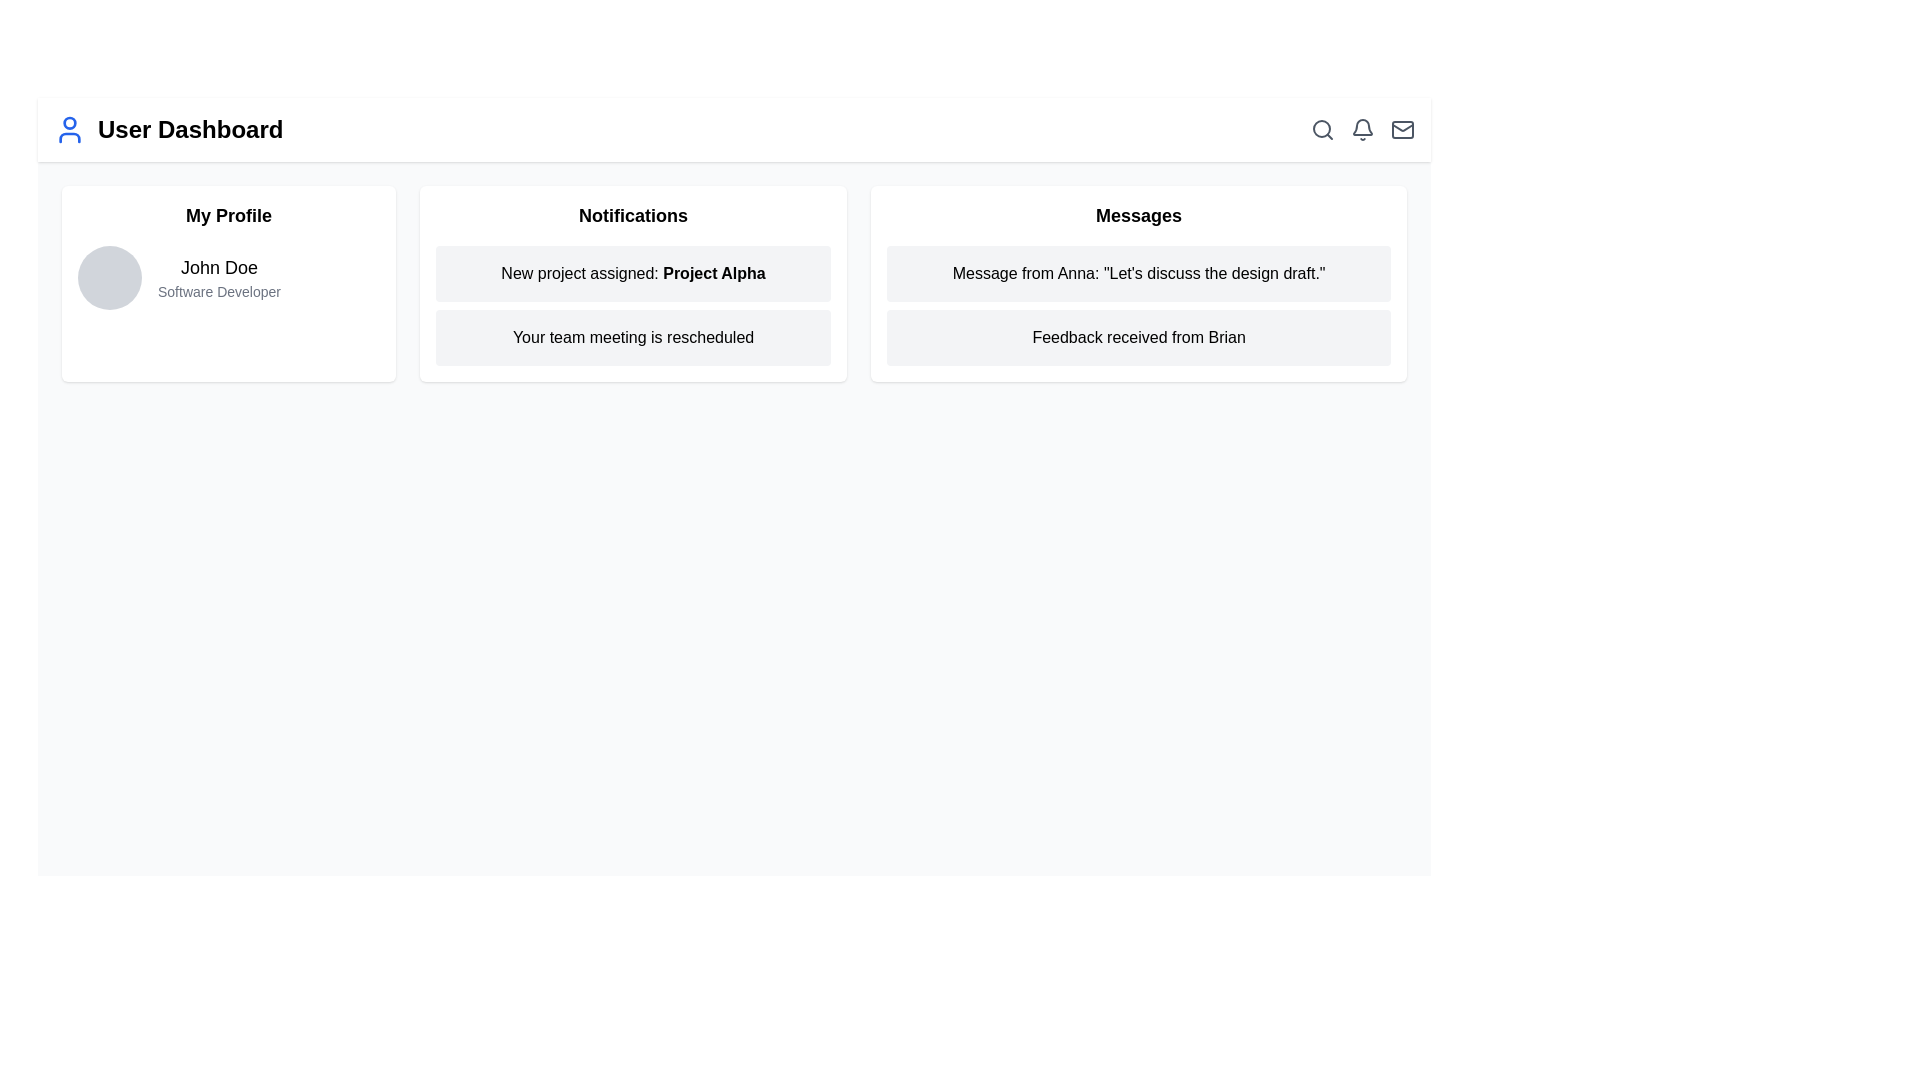  Describe the element at coordinates (228, 284) in the screenshot. I see `information displayed on the Informational card located in the top-left corner of the main content area, which provides an overview of the user's profile information including their name and role` at that location.